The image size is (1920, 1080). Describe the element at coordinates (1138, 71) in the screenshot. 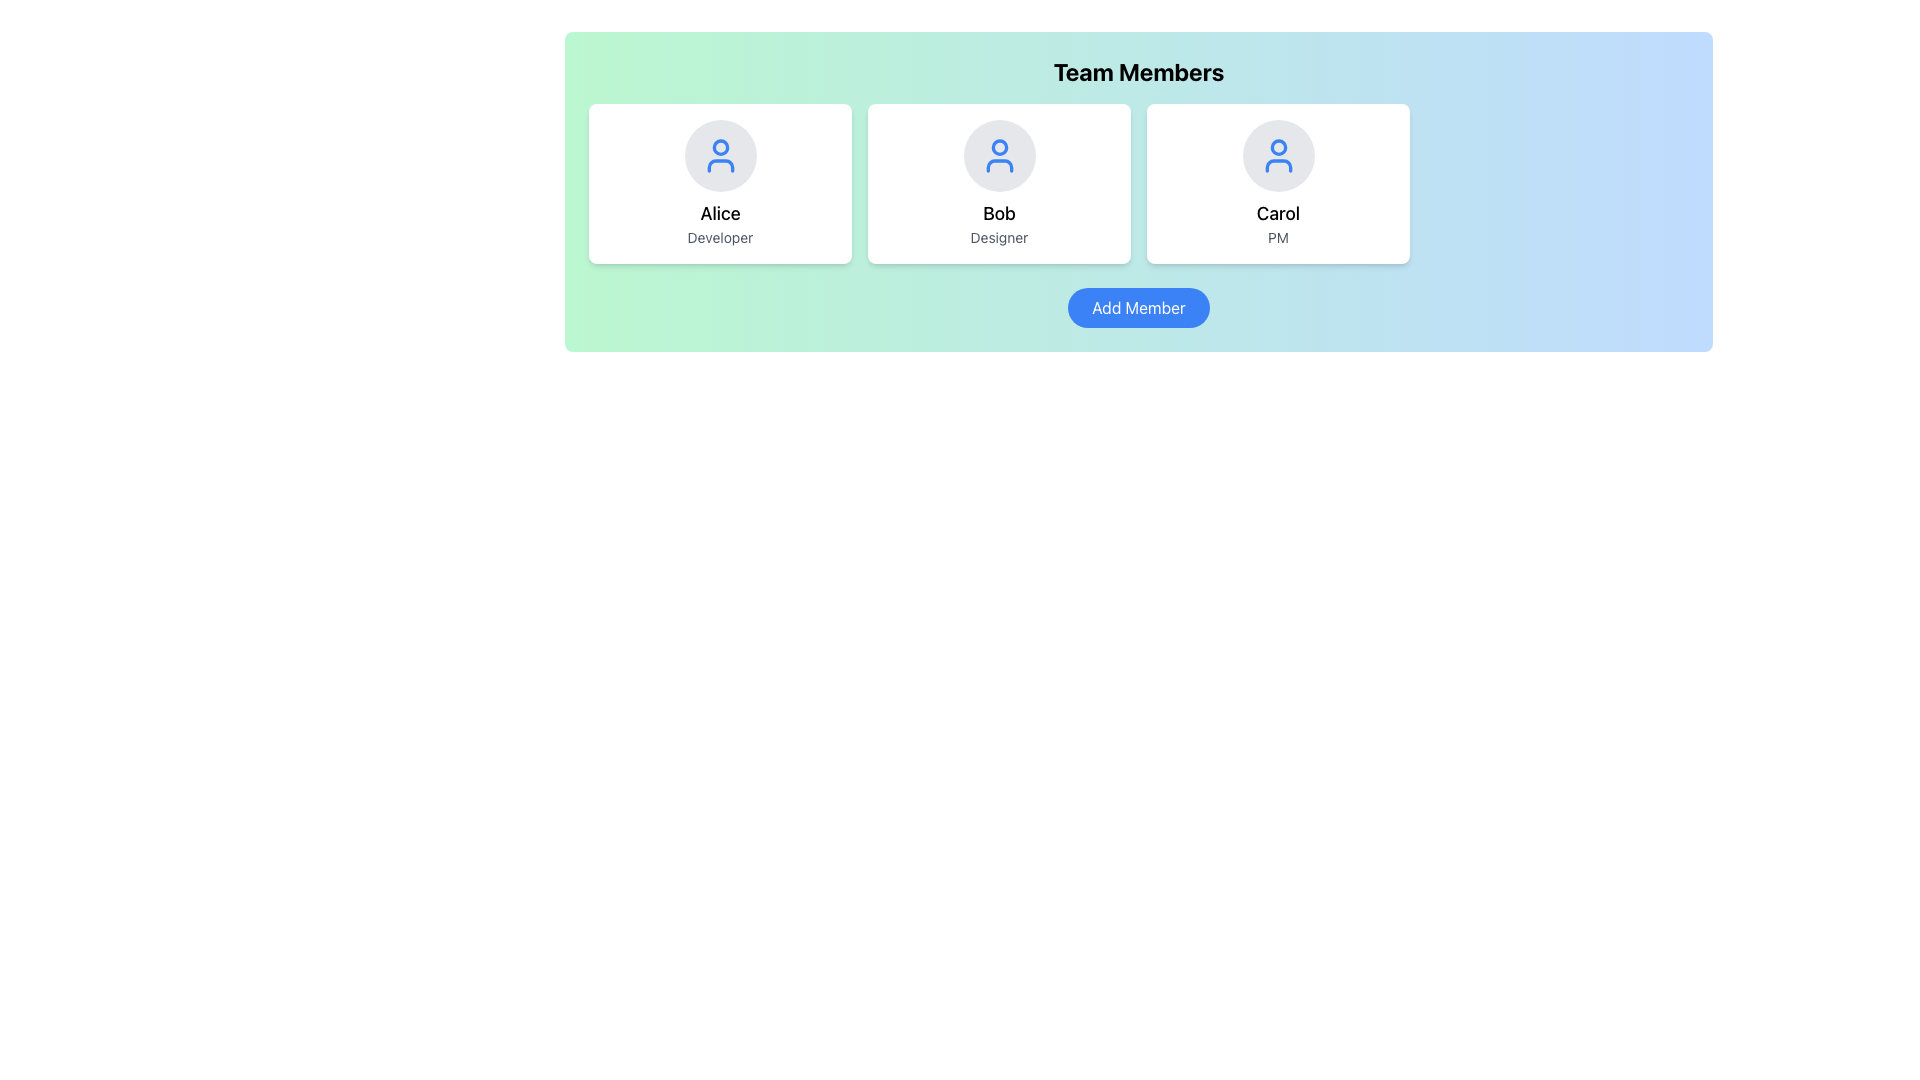

I see `the 'Team Members' title text label, which is bold and large, located at the top center of the panel with a gradient background` at that location.